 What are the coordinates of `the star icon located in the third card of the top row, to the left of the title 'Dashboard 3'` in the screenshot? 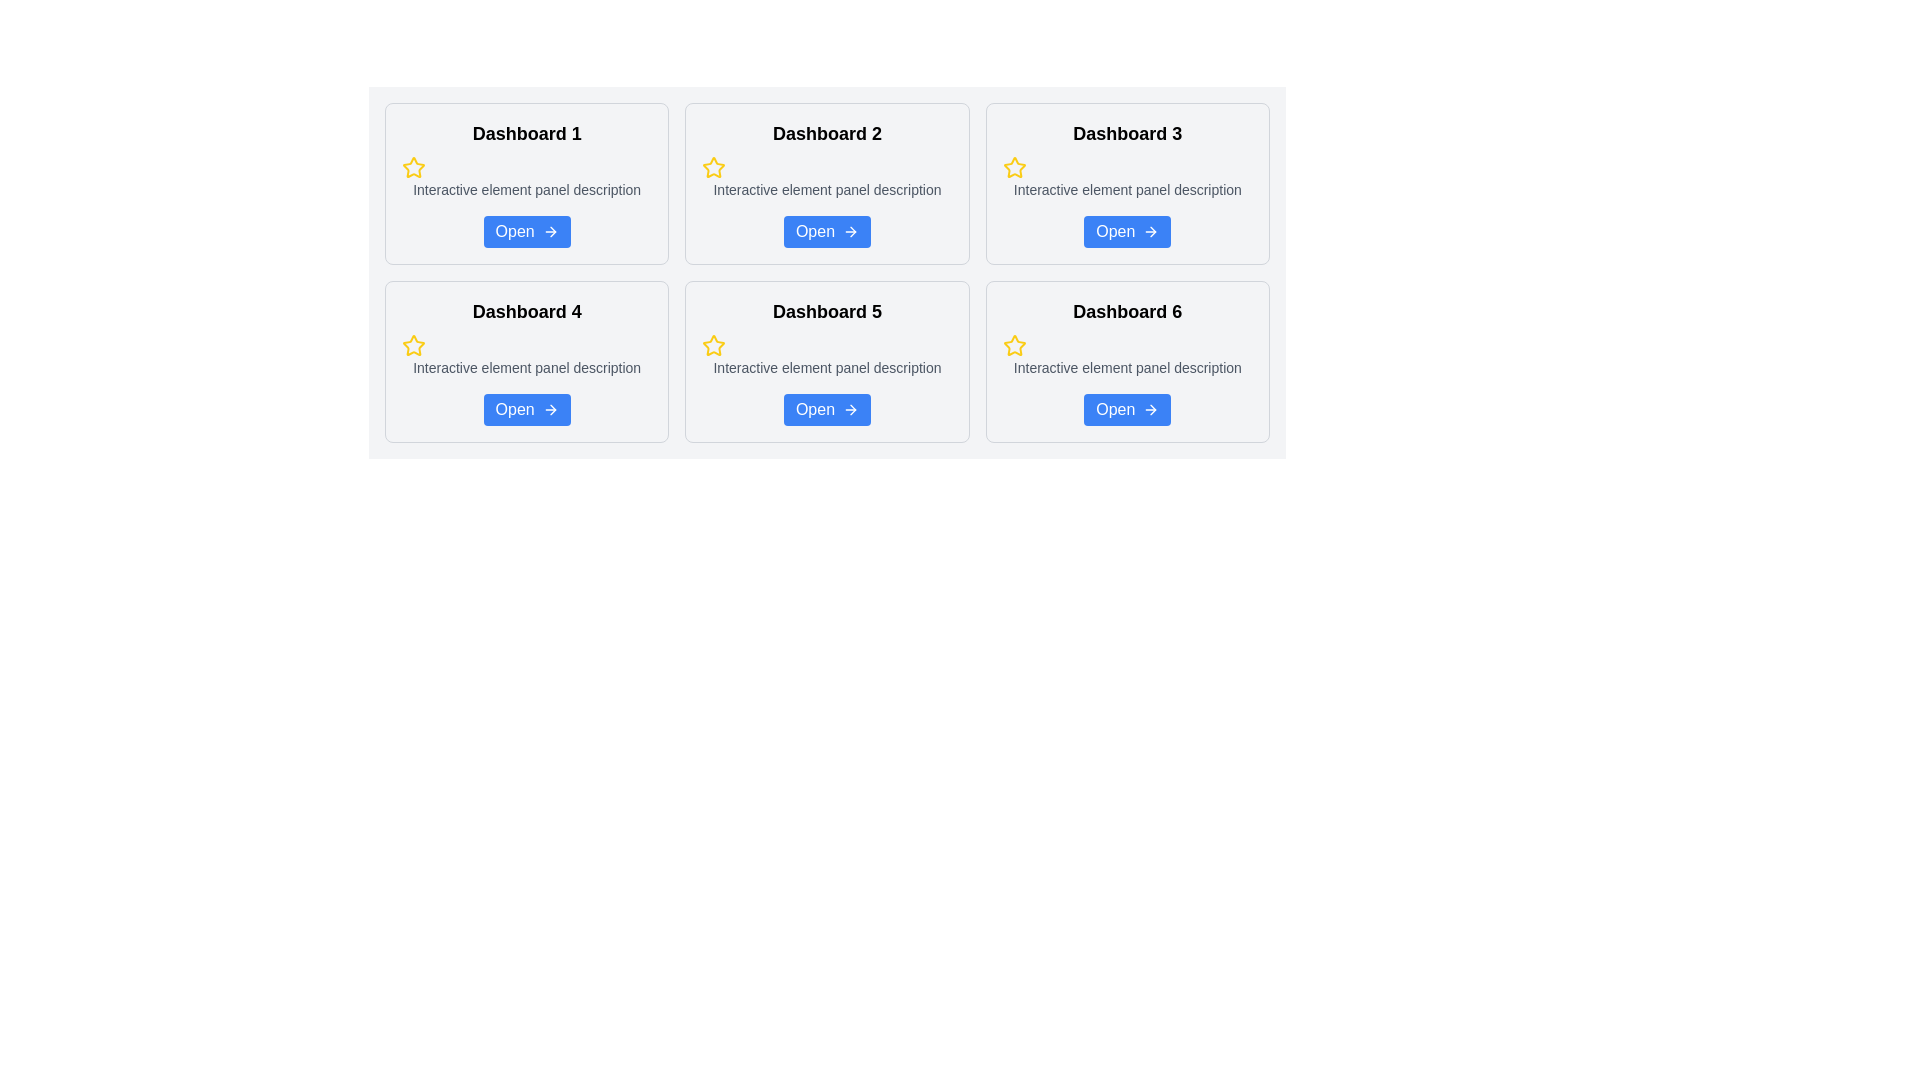 It's located at (1014, 167).